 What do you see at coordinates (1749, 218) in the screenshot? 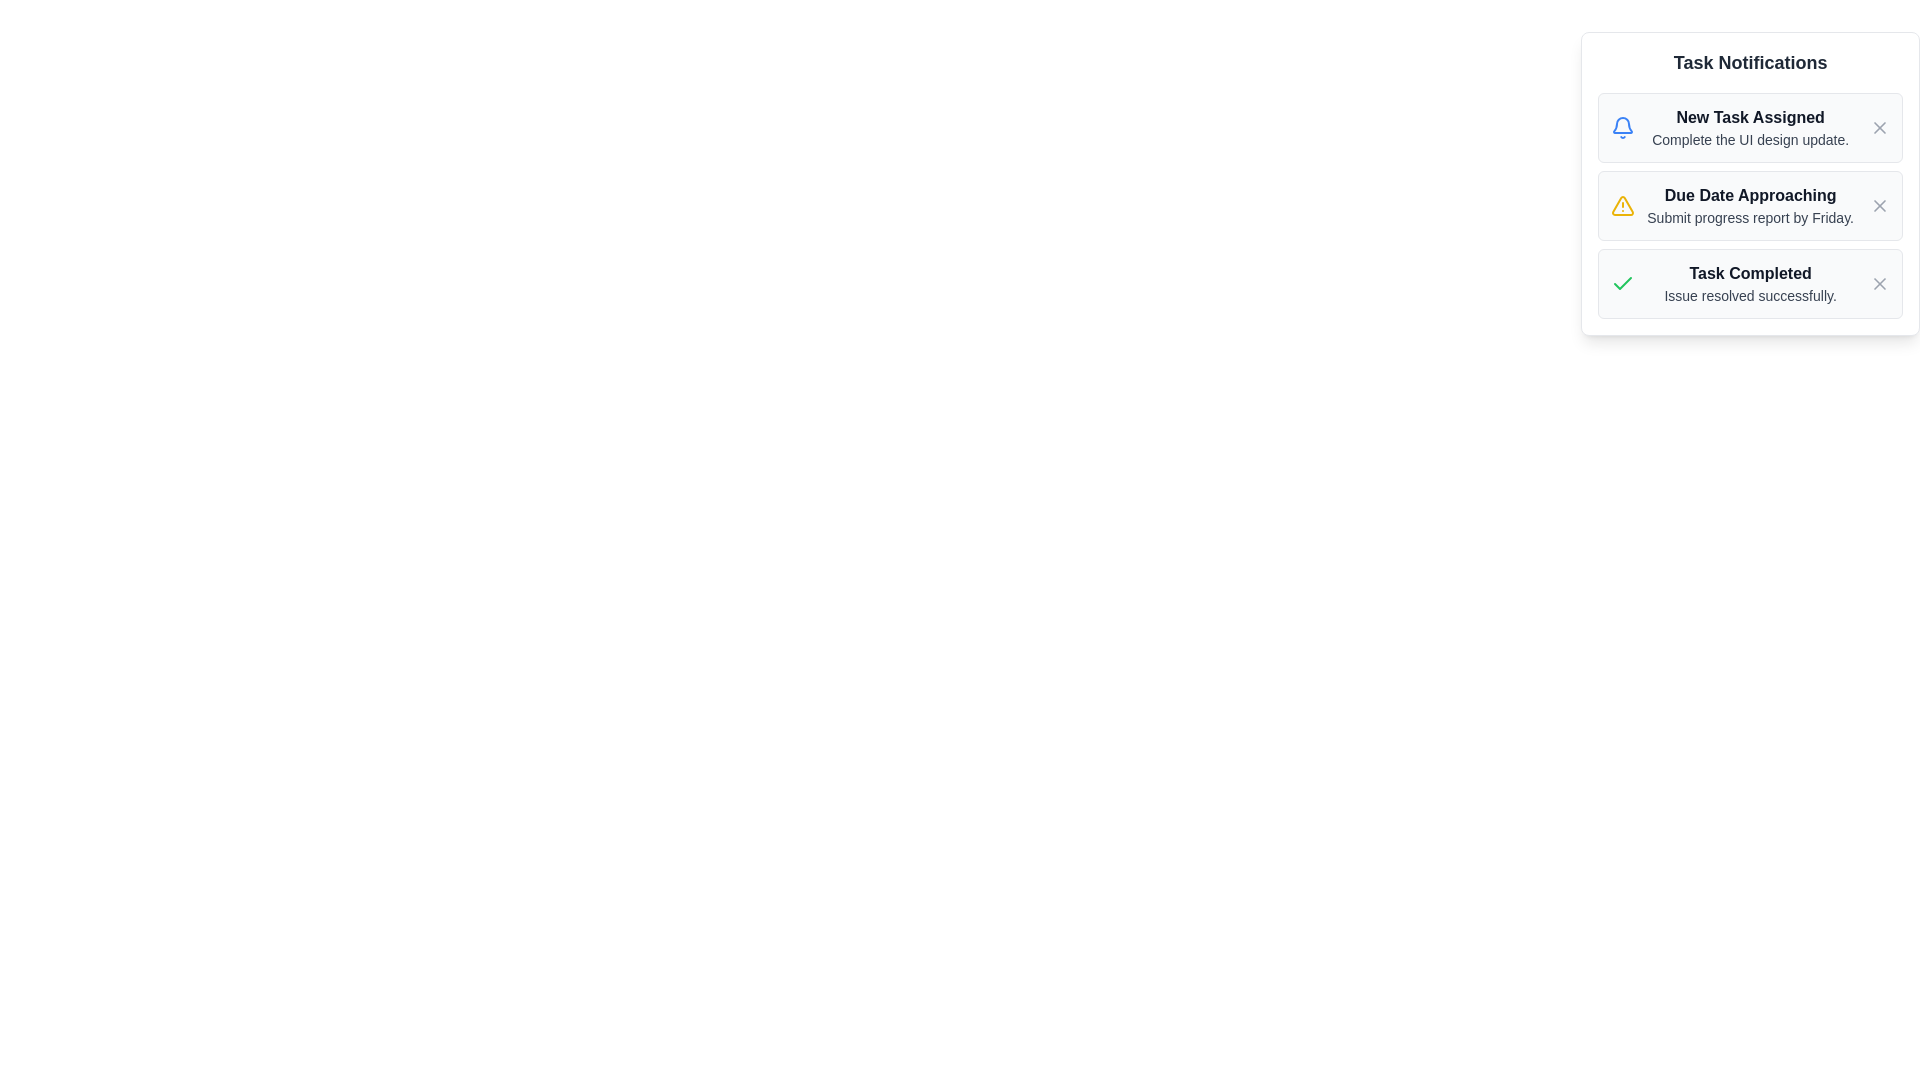
I see `the second line of text in the notifications list under the 'Due Date Approaching' section, which is styled in a smaller font size with gray coloring` at bounding box center [1749, 218].